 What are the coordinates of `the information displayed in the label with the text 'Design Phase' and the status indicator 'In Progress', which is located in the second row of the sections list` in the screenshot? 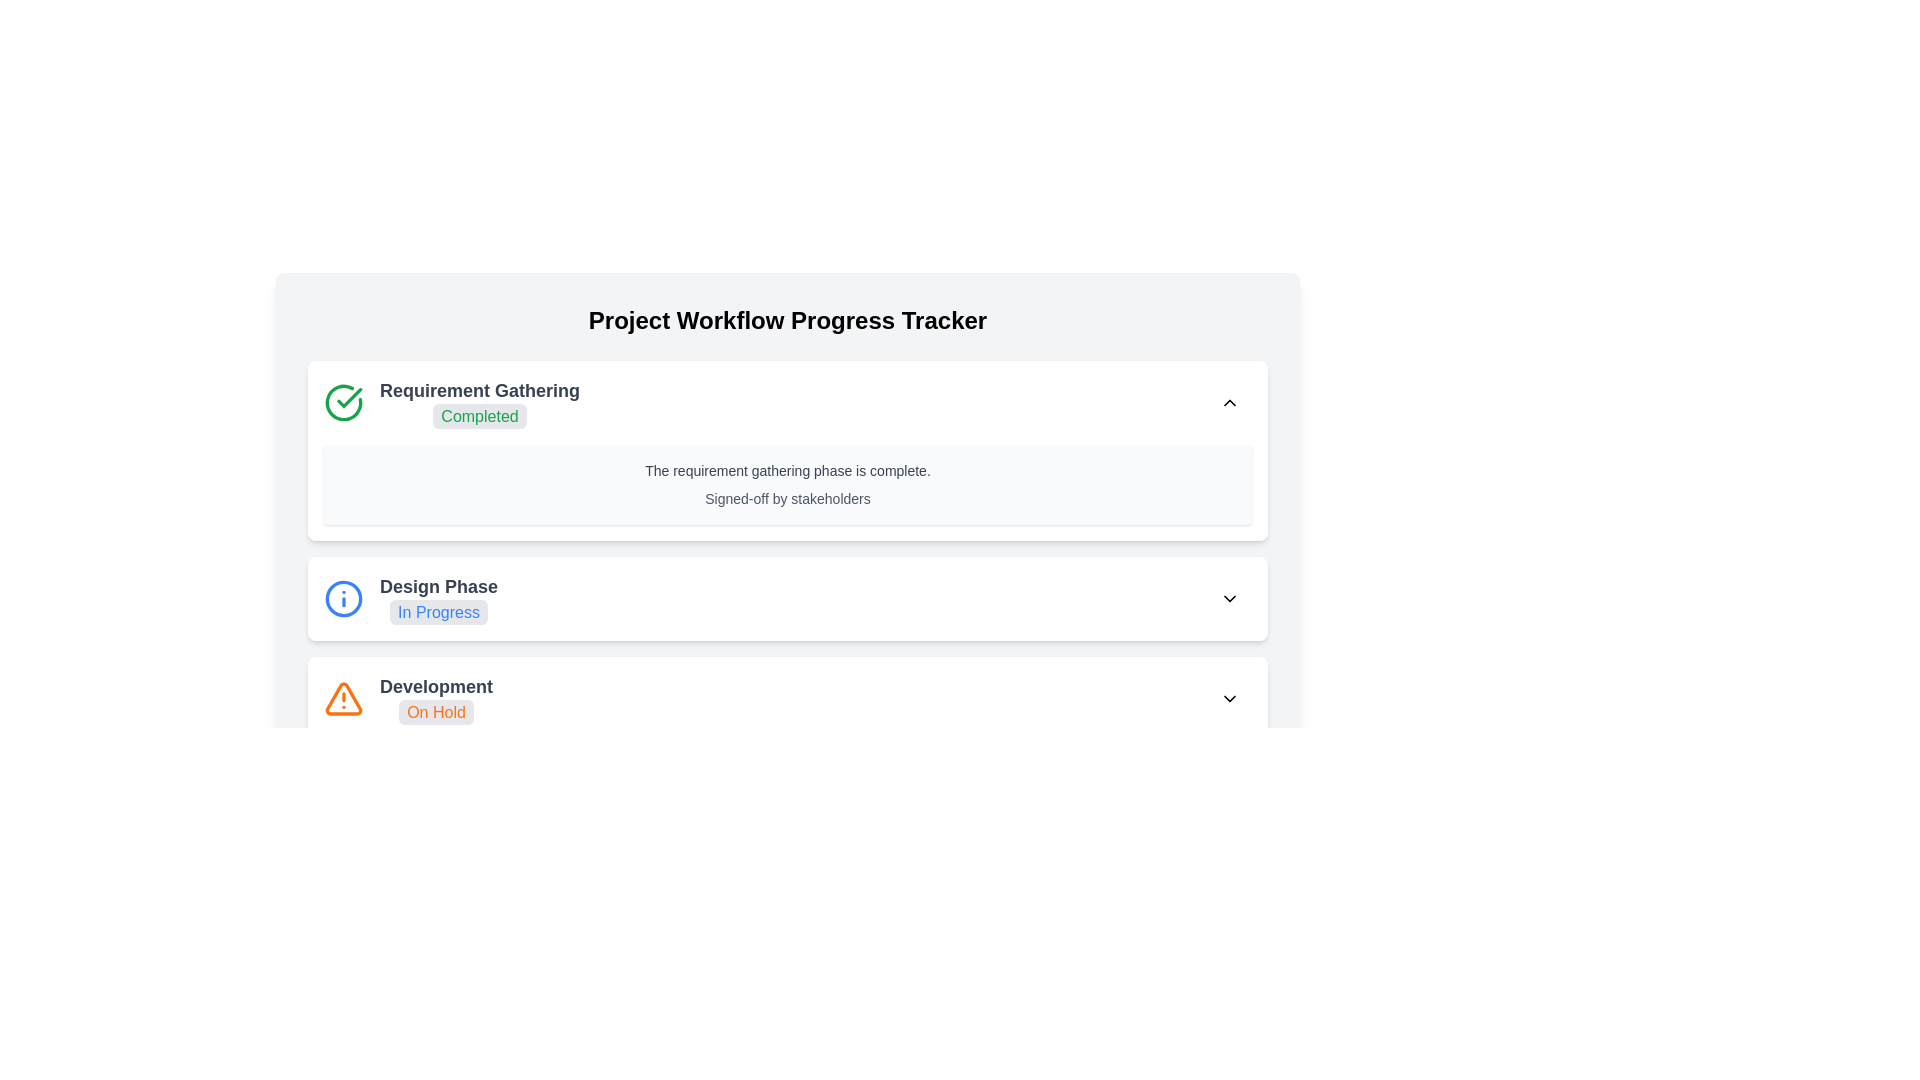 It's located at (410, 597).